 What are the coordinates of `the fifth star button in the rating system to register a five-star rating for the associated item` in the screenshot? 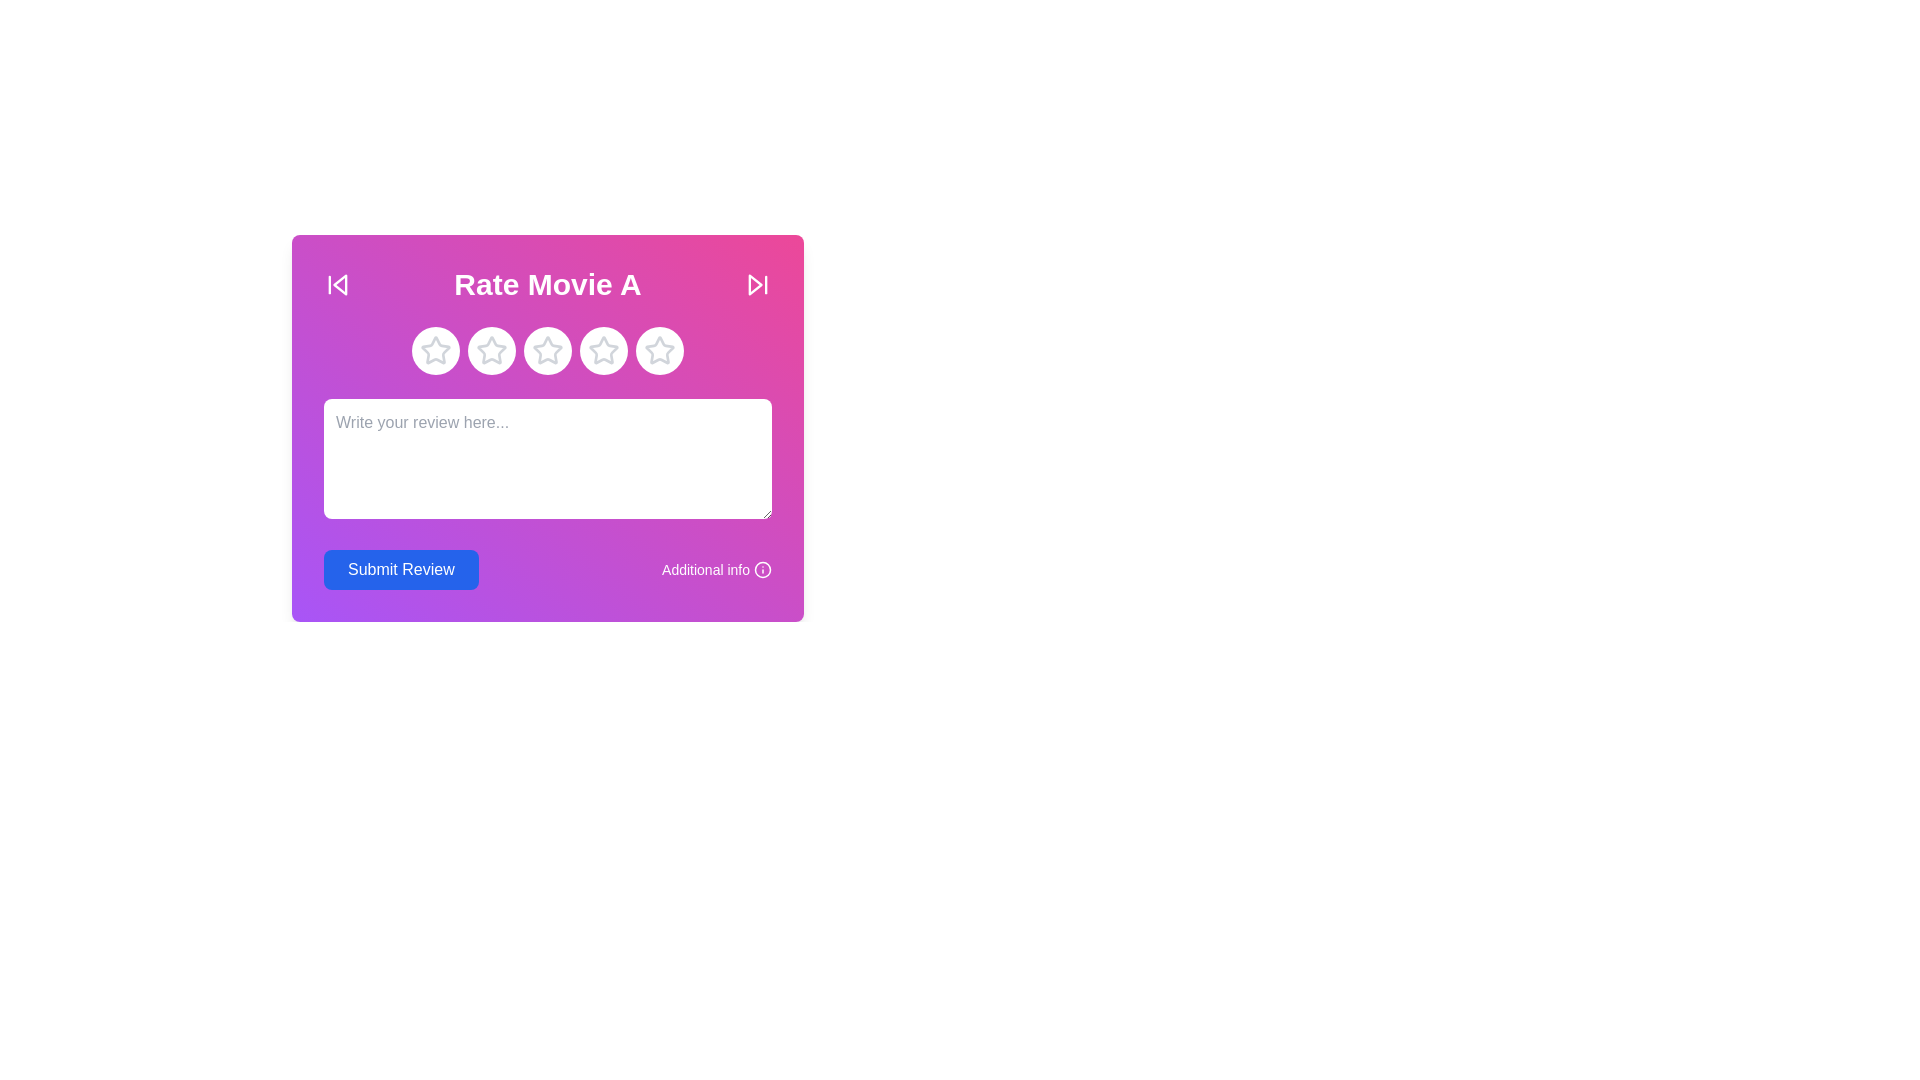 It's located at (660, 350).